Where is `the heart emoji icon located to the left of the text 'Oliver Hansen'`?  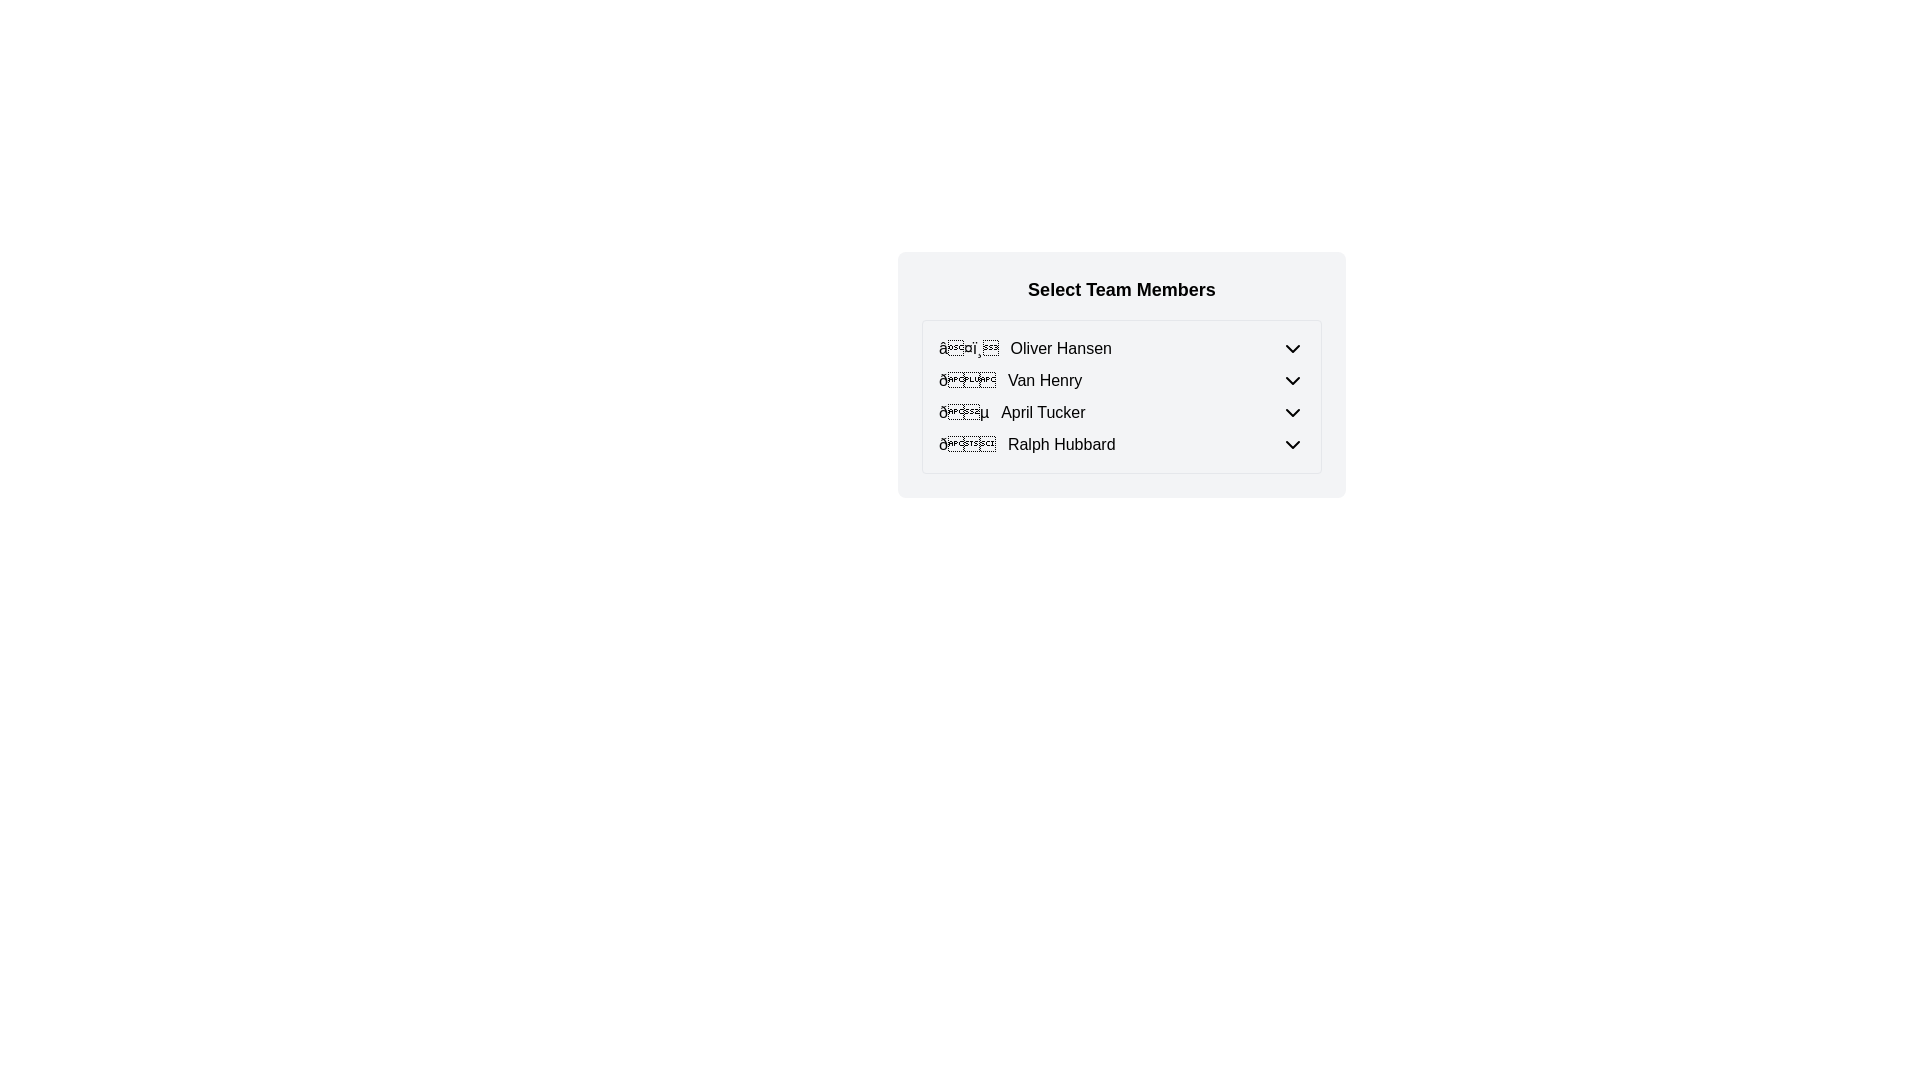
the heart emoji icon located to the left of the text 'Oliver Hansen' is located at coordinates (968, 347).